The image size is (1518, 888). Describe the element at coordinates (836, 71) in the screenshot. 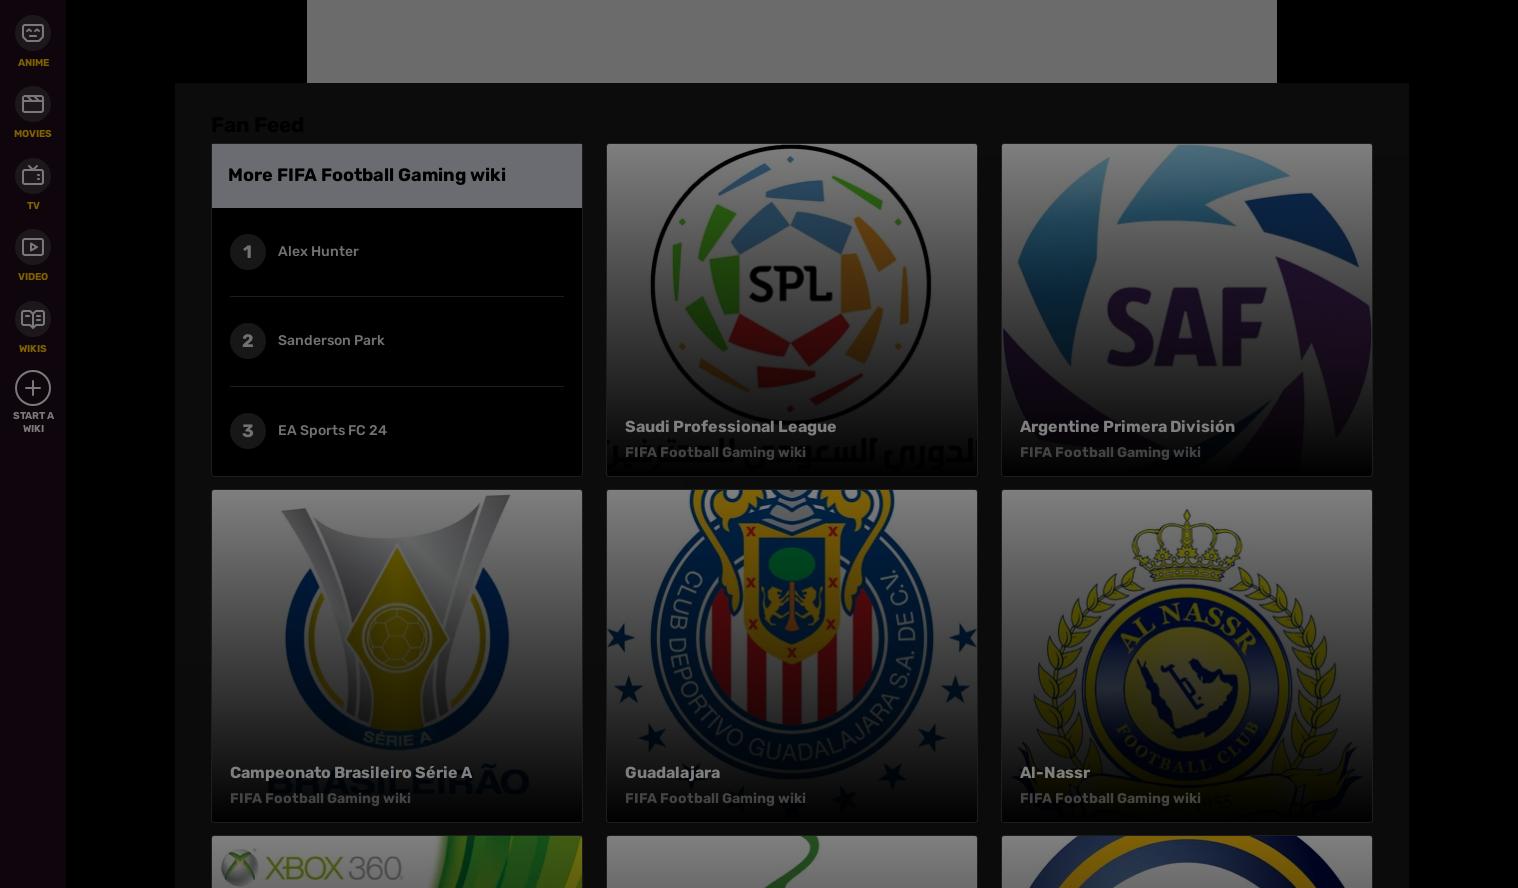

I see `'Advertise'` at that location.